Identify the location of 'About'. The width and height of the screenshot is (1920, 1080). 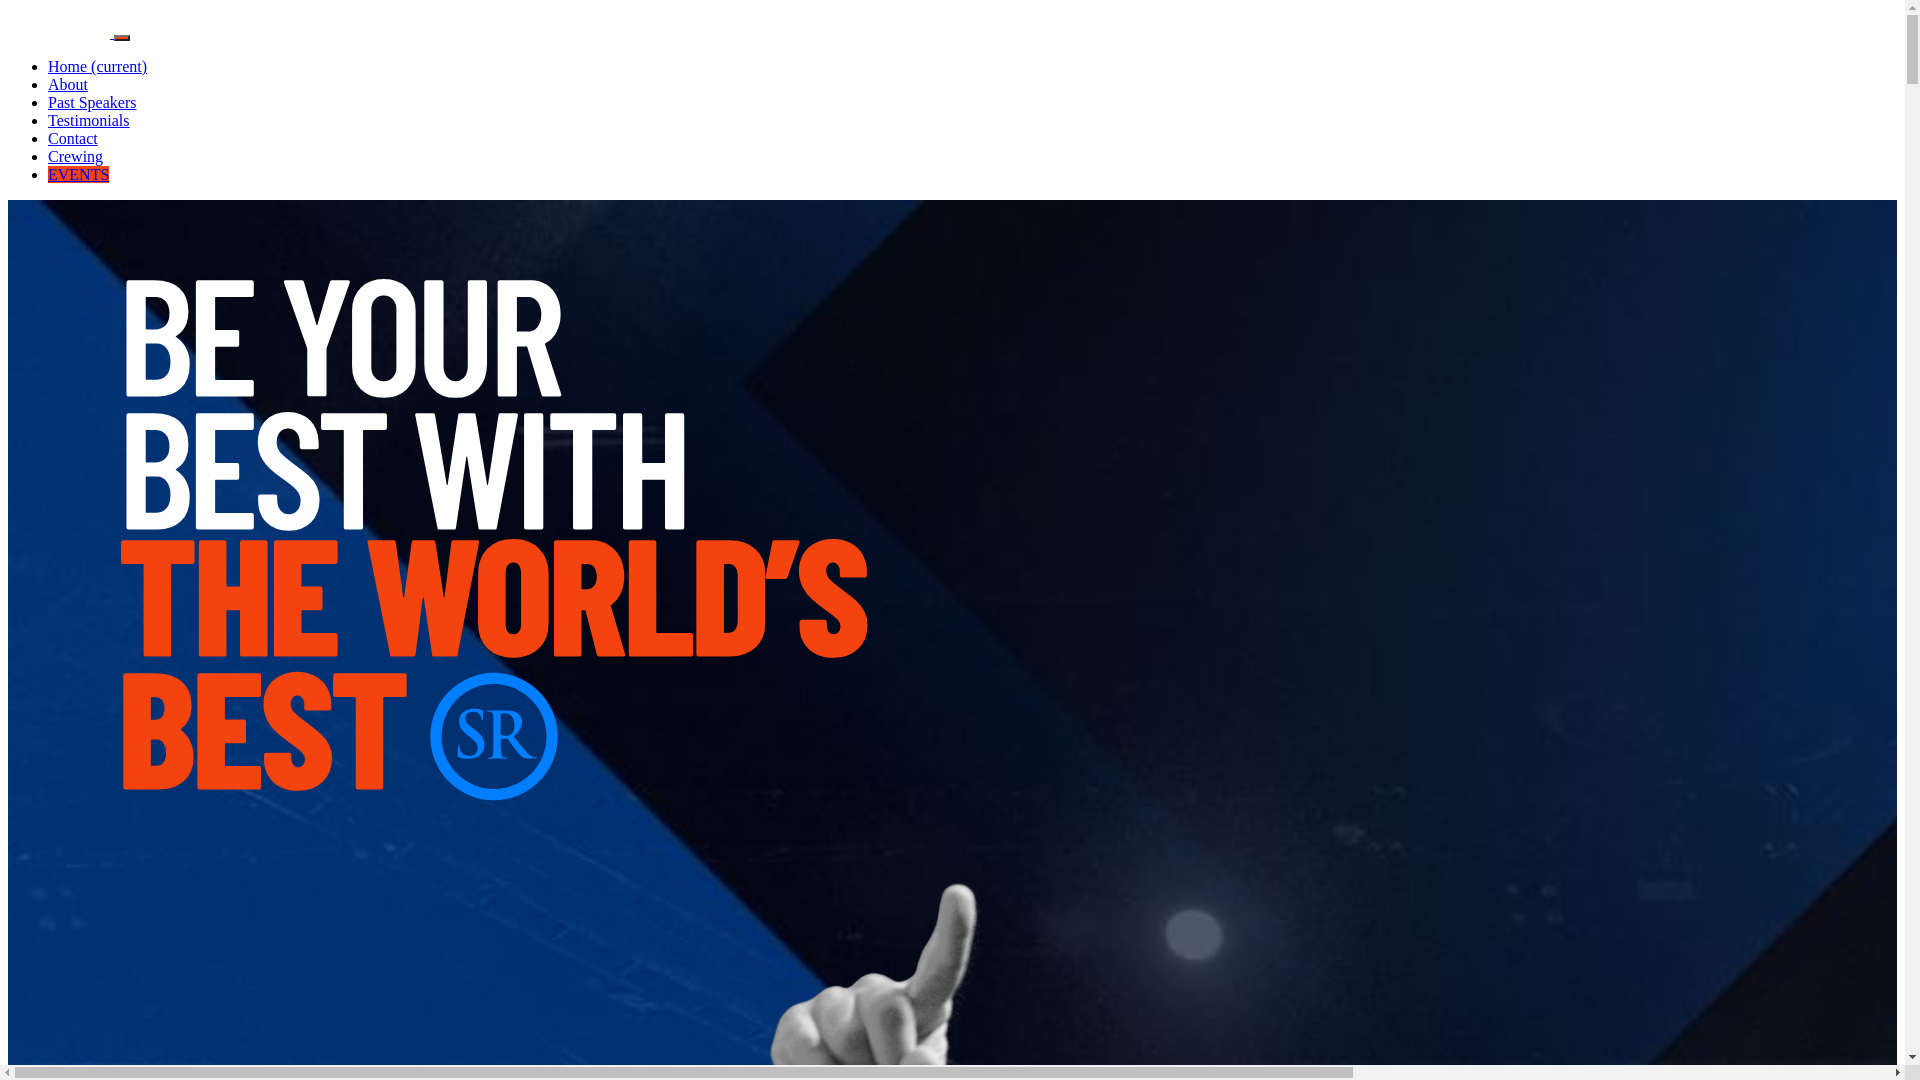
(67, 83).